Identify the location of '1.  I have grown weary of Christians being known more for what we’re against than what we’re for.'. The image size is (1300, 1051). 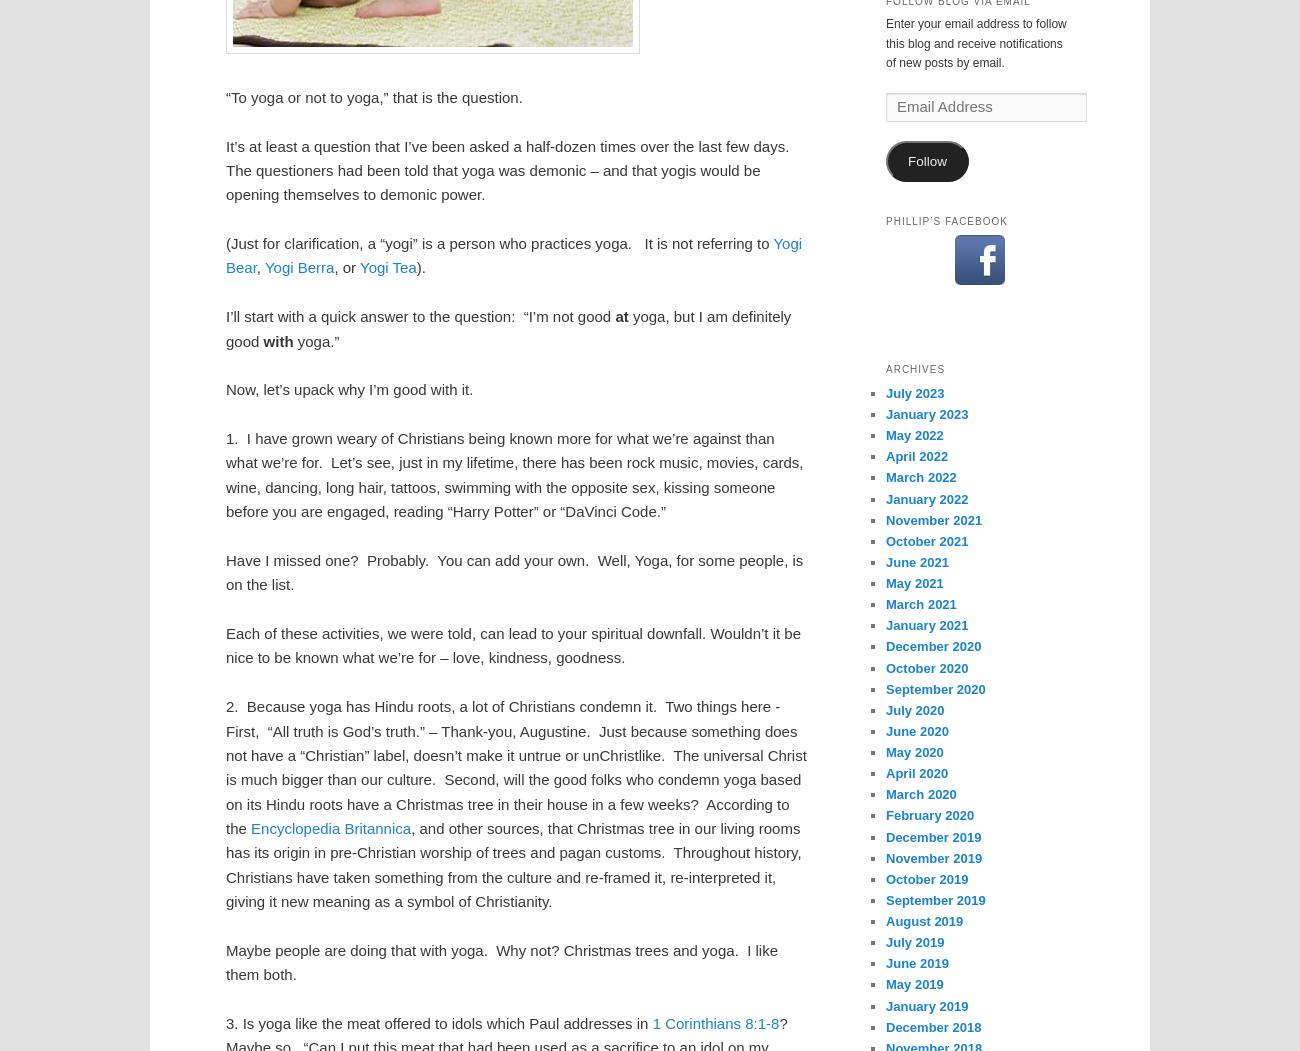
(499, 449).